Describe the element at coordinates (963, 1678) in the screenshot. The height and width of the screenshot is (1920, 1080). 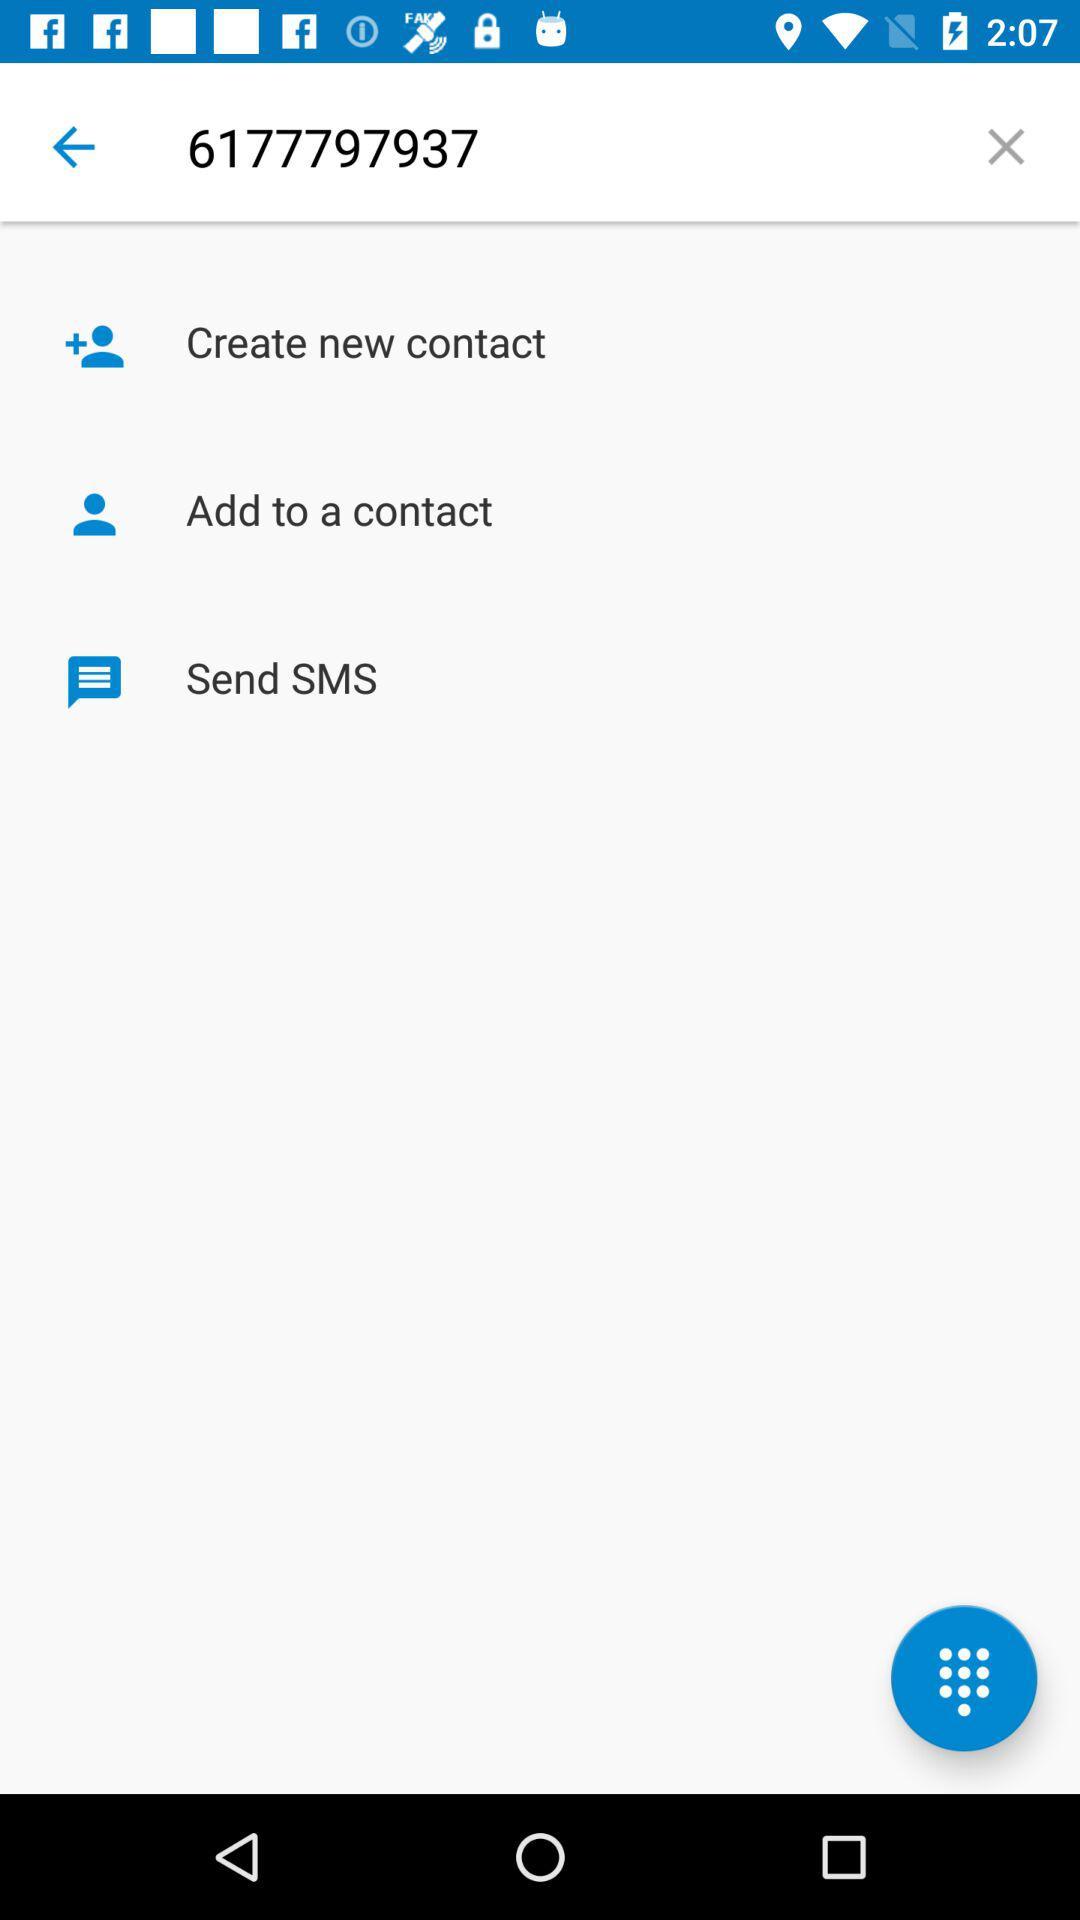
I see `the dialpad icon` at that location.